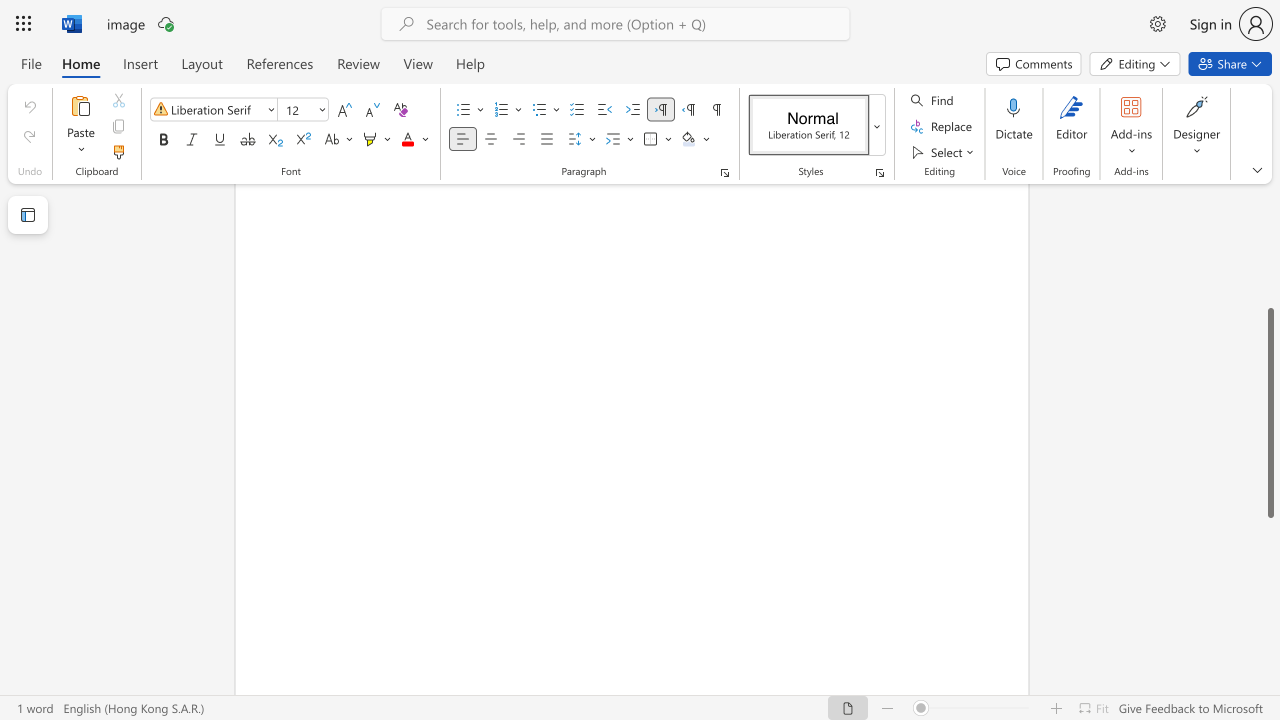 The width and height of the screenshot is (1280, 720). Describe the element at coordinates (1269, 412) in the screenshot. I see `the scrollbar and move down 250 pixels` at that location.